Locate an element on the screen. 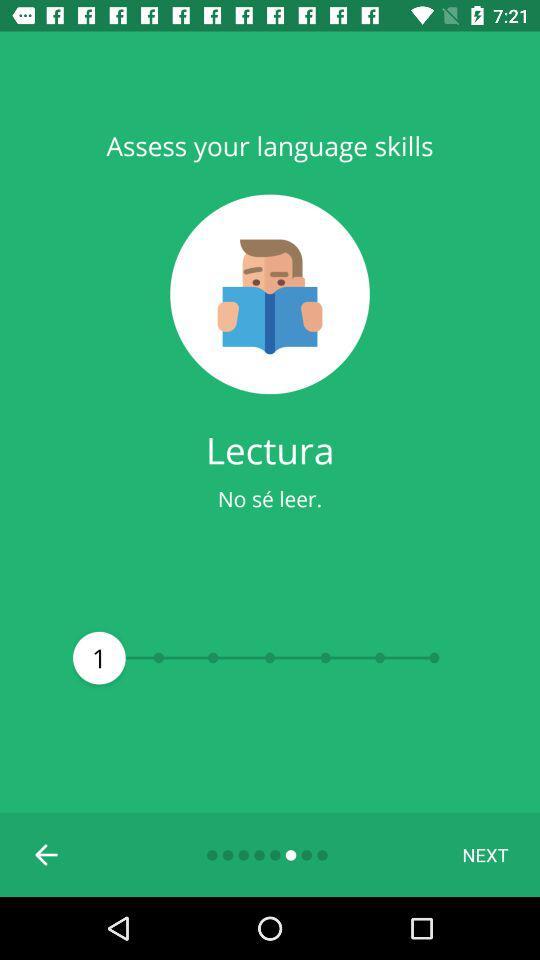 The image size is (540, 960). go back is located at coordinates (47, 853).